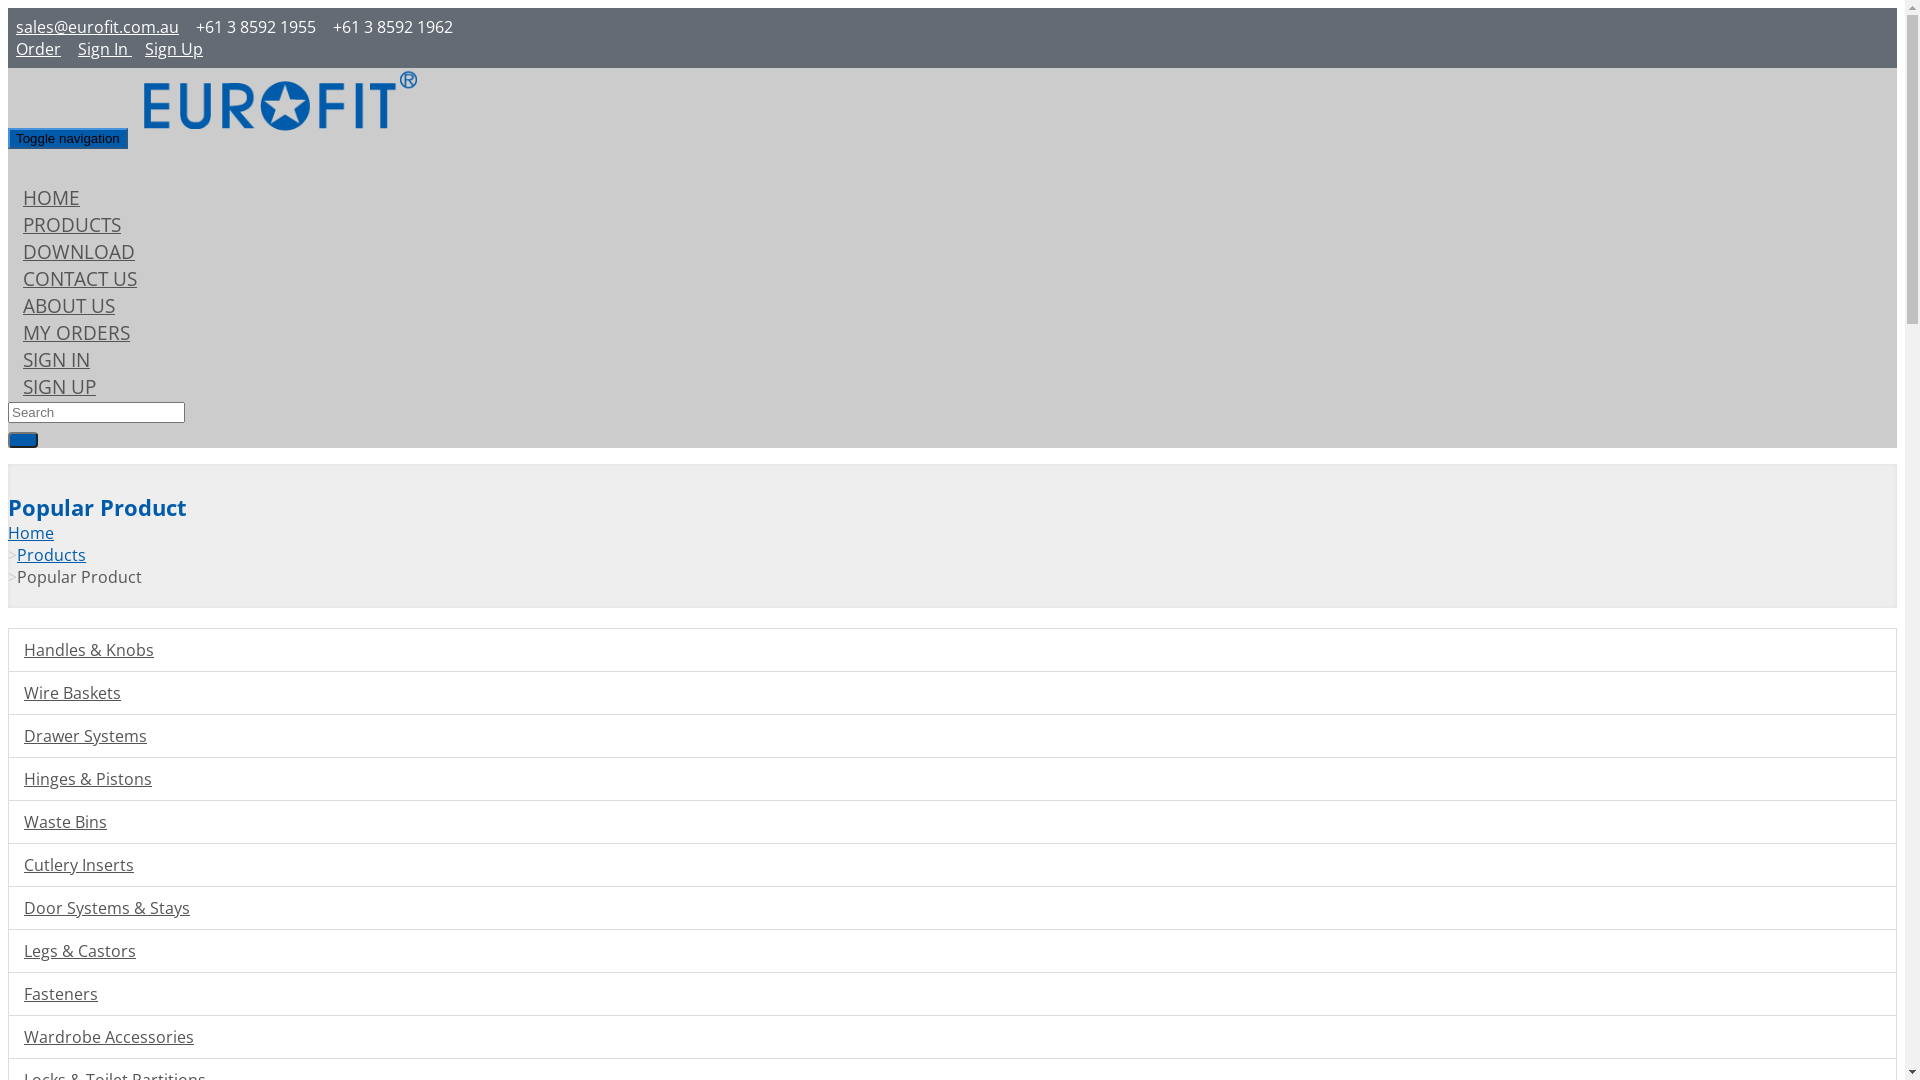  Describe the element at coordinates (8, 863) in the screenshot. I see `'Cutlery Inserts'` at that location.